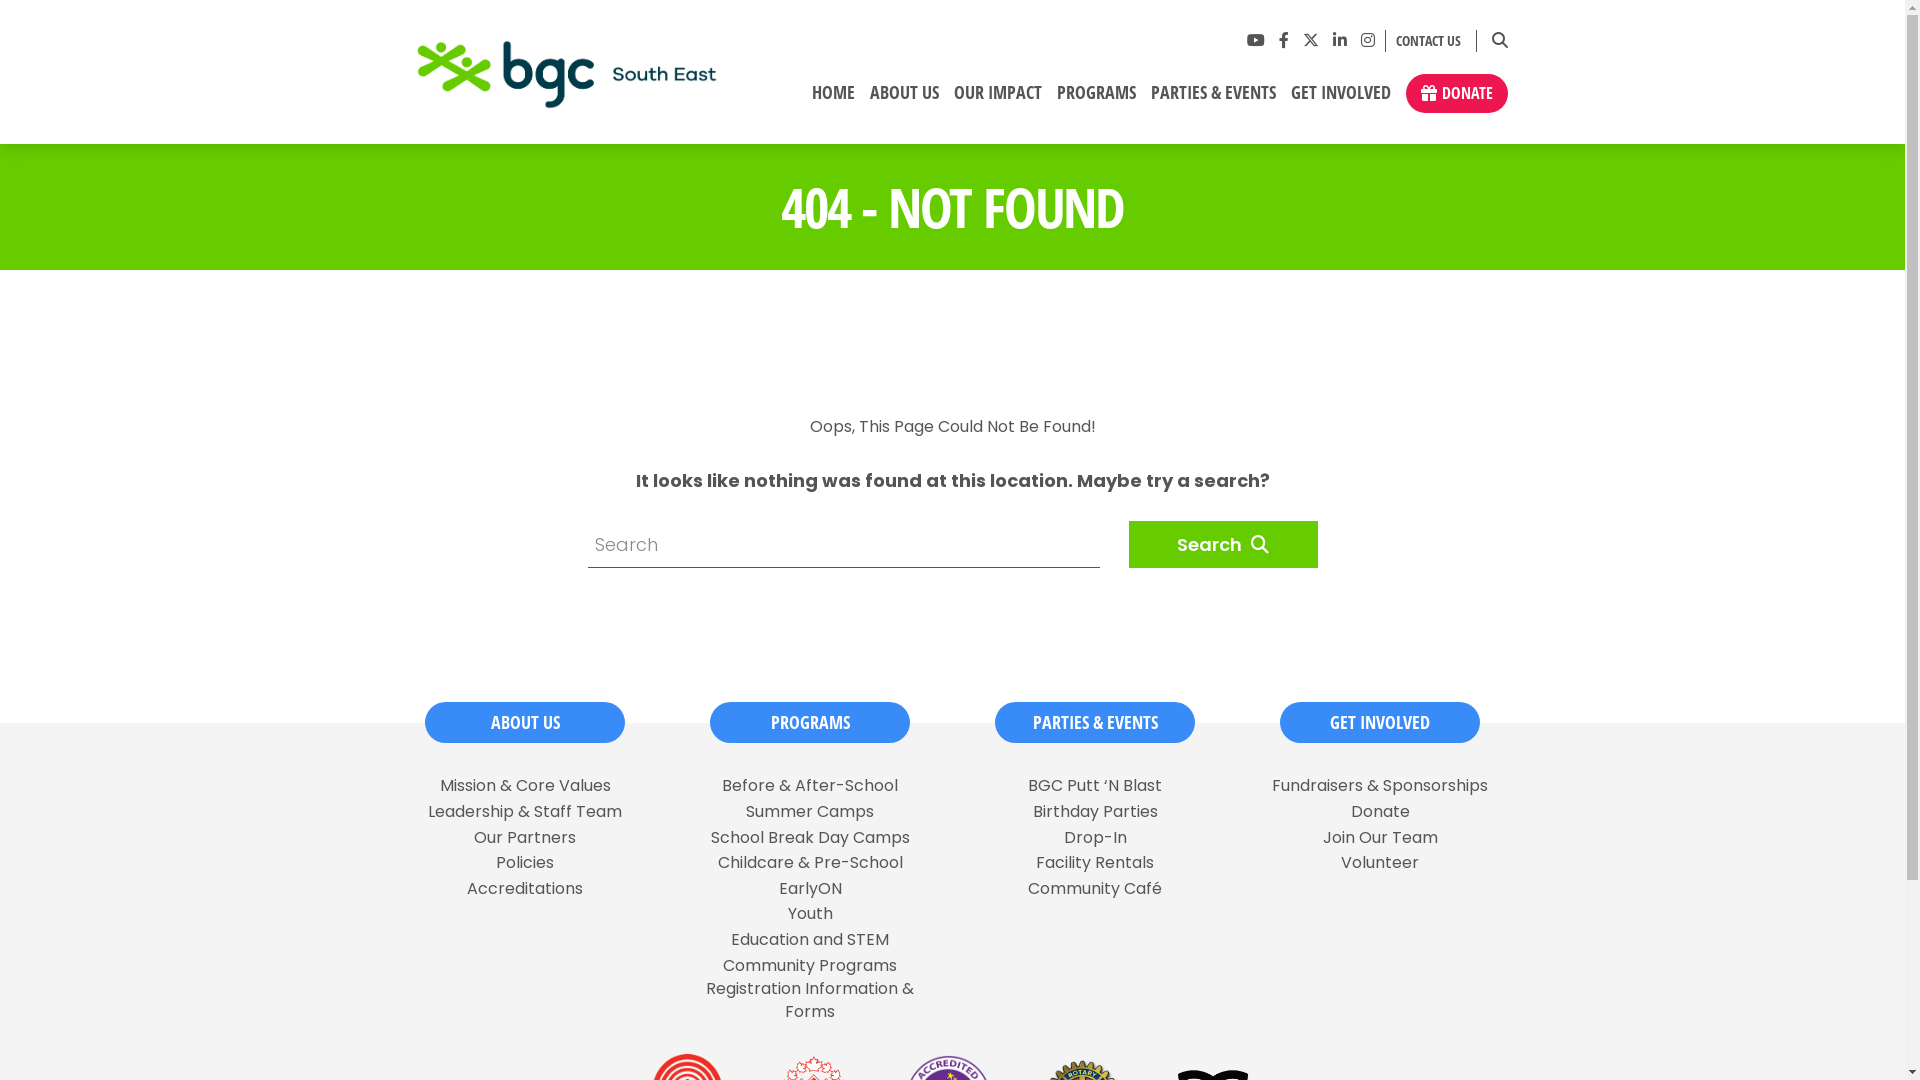 This screenshot has width=1920, height=1080. What do you see at coordinates (524, 837) in the screenshot?
I see `'Our Partners'` at bounding box center [524, 837].